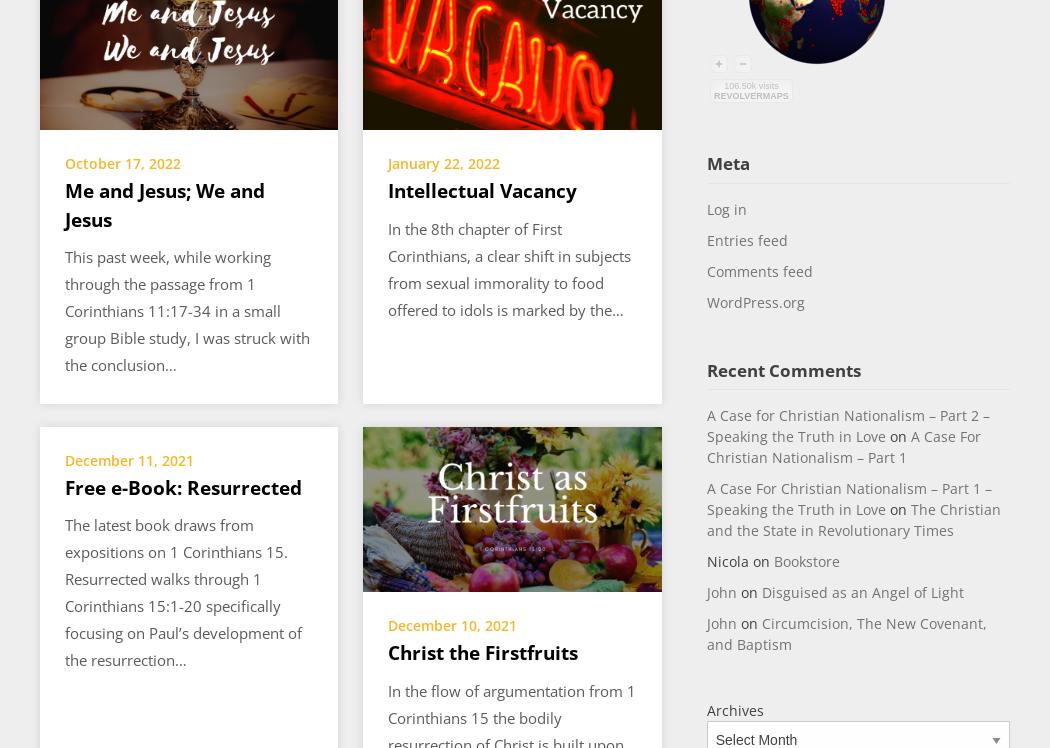 The height and width of the screenshot is (748, 1050). I want to click on 'A Case For Christian Nationalism – Part 1 – Speaking the Truth in Love', so click(848, 498).